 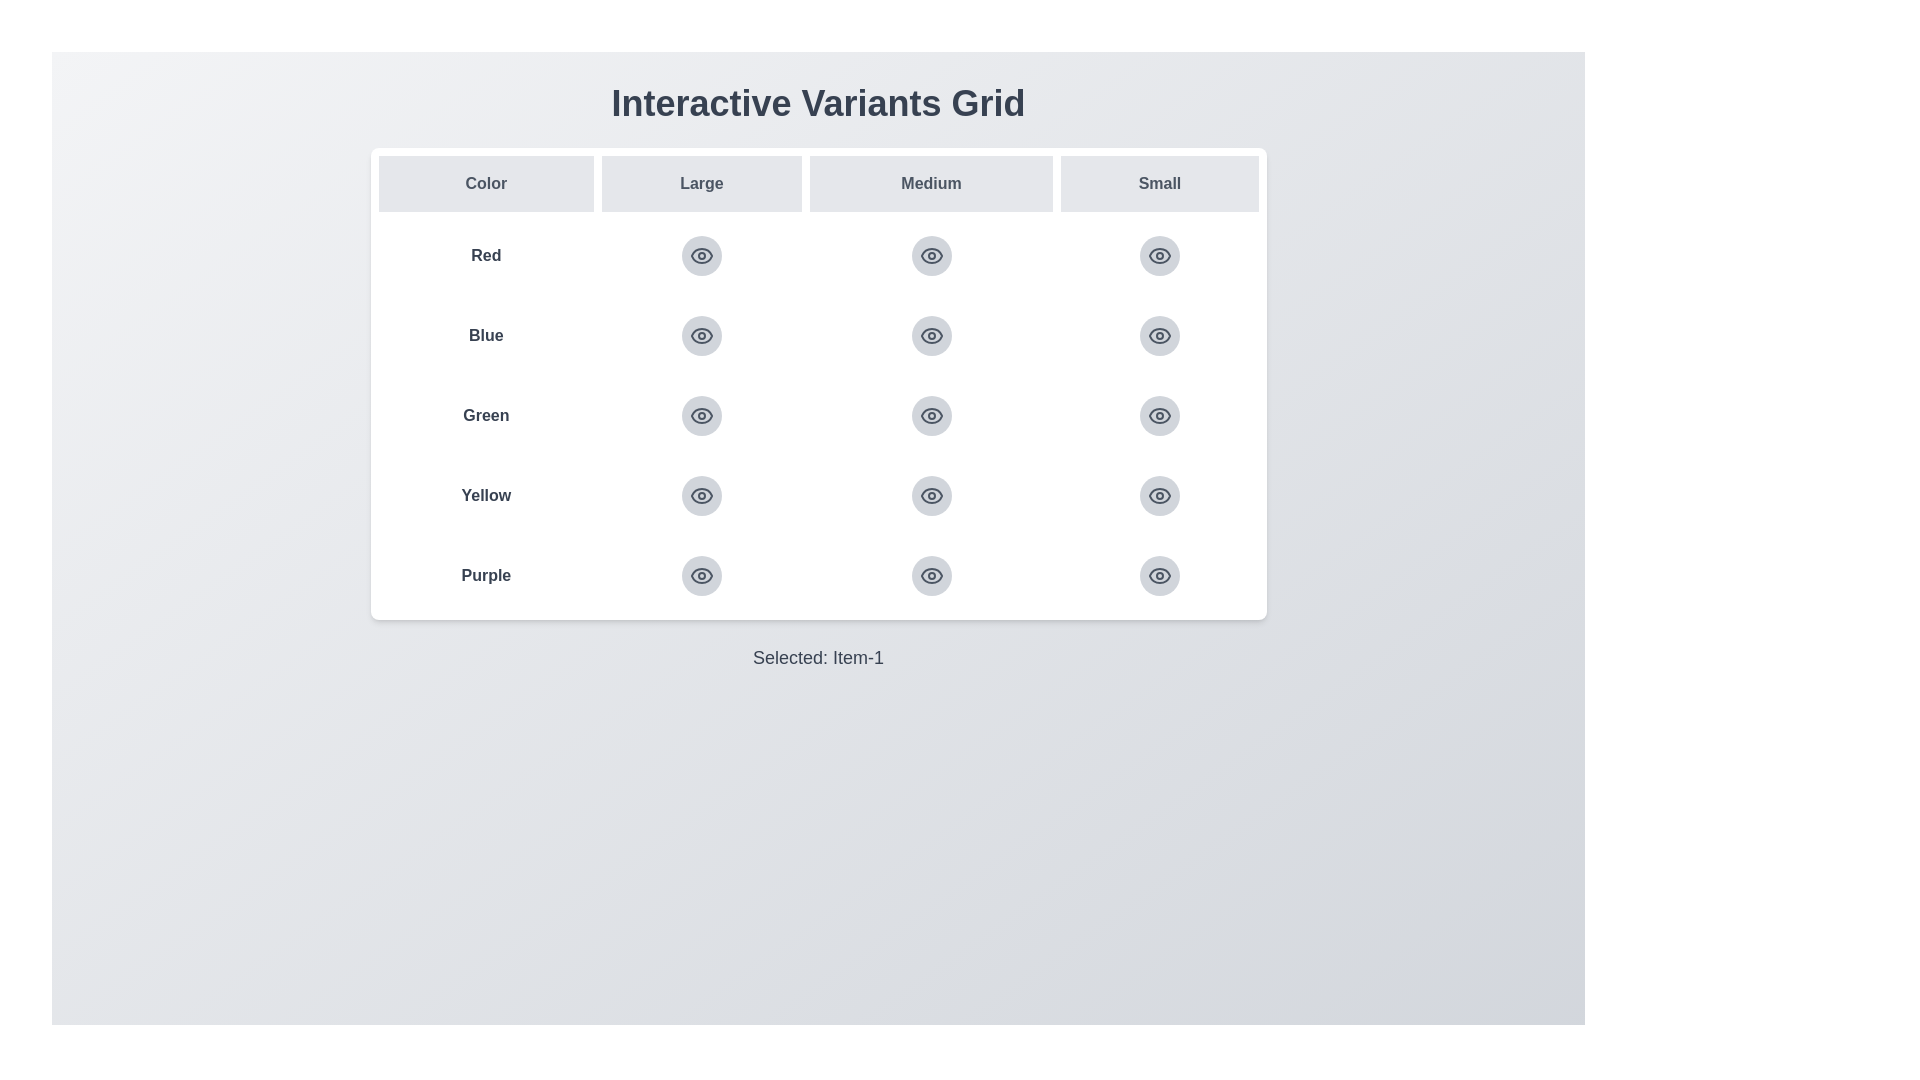 I want to click on the circular icon button with a gray background and eye illustration located in the fourth row and second column of the grid layout, so click(x=701, y=495).